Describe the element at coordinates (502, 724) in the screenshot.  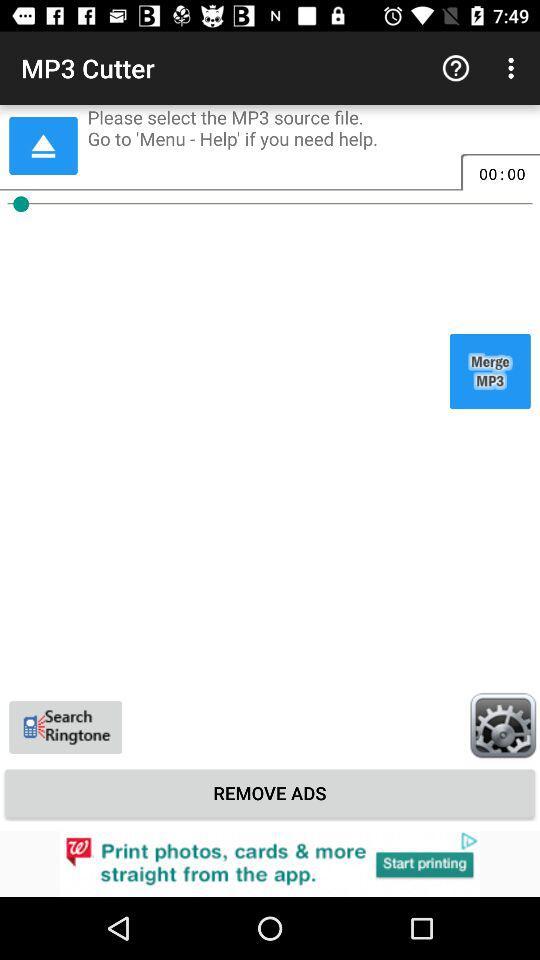
I see `options` at that location.